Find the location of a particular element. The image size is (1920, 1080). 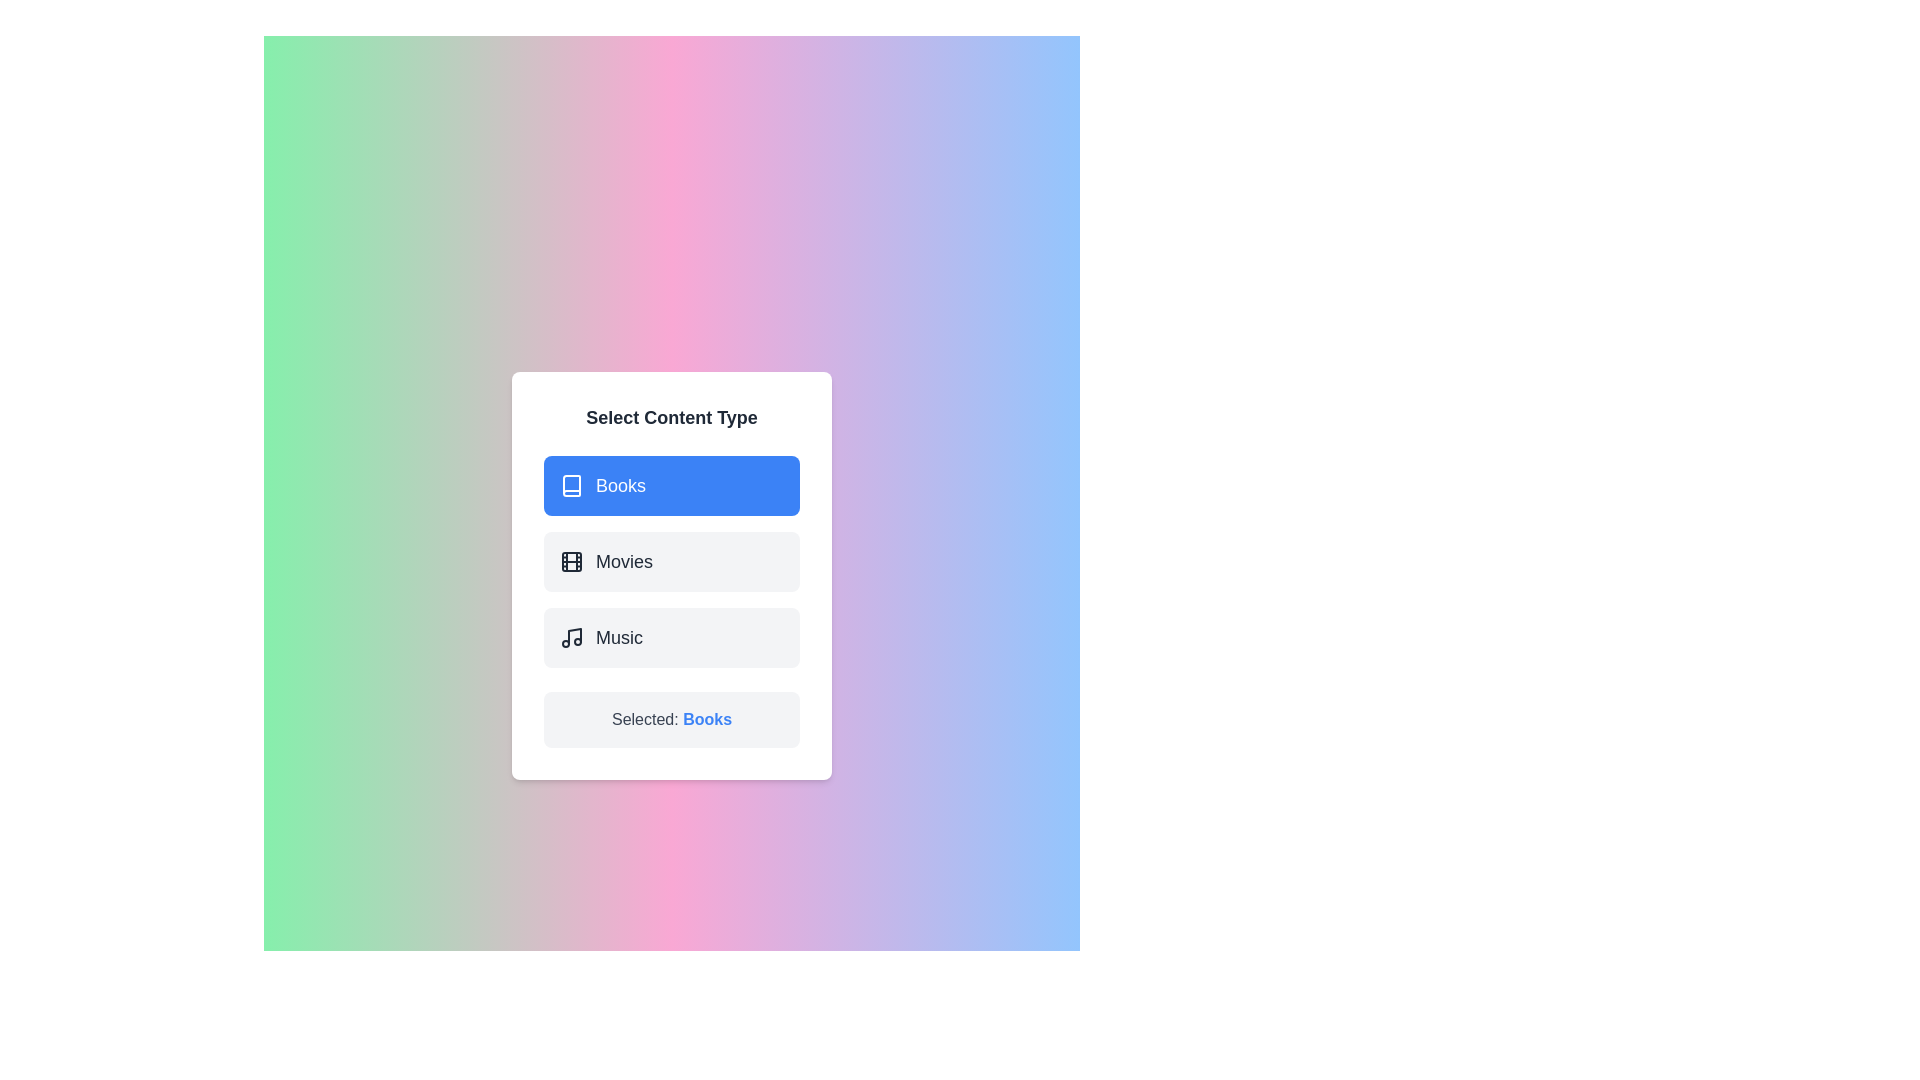

the 'Music' text label, which is part of a vertical layout and positioned between 'Movies' and the current selection label is located at coordinates (618, 637).